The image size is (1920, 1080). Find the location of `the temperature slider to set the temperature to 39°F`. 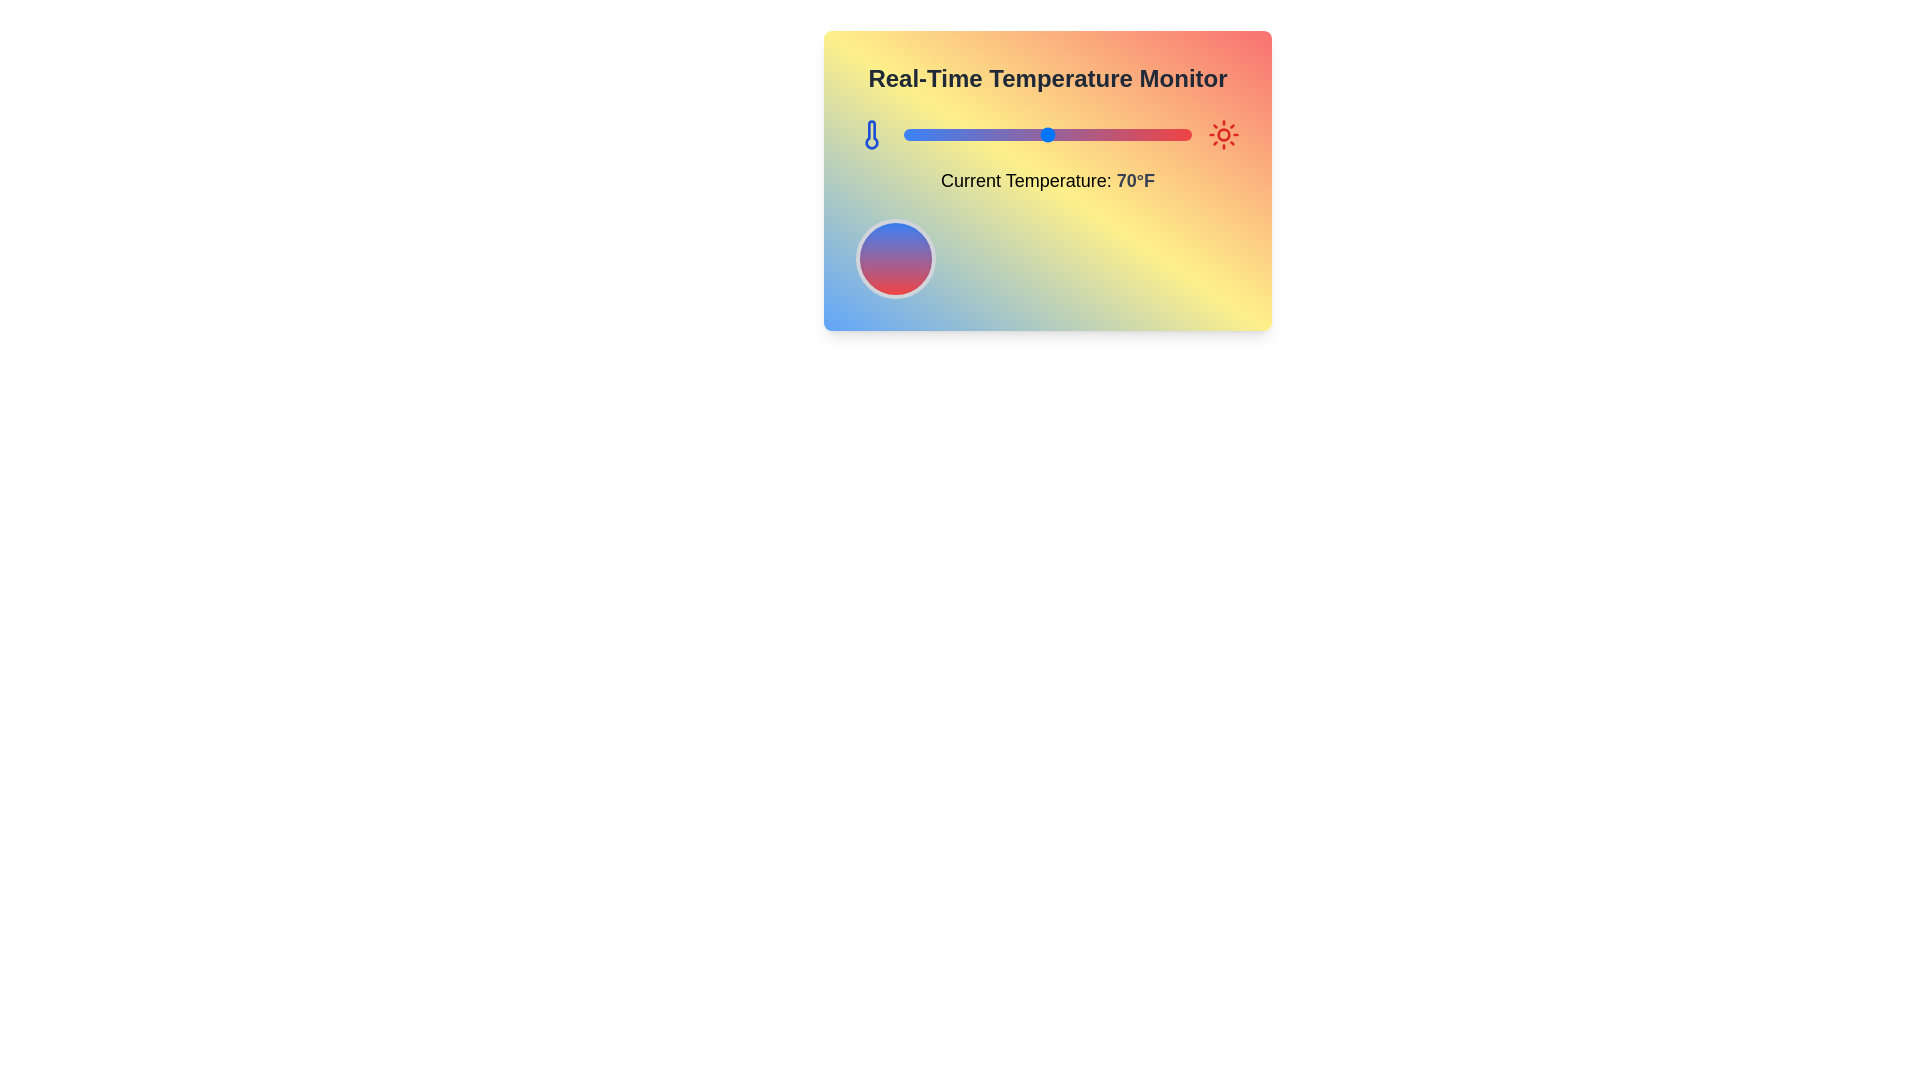

the temperature slider to set the temperature to 39°F is located at coordinates (957, 135).